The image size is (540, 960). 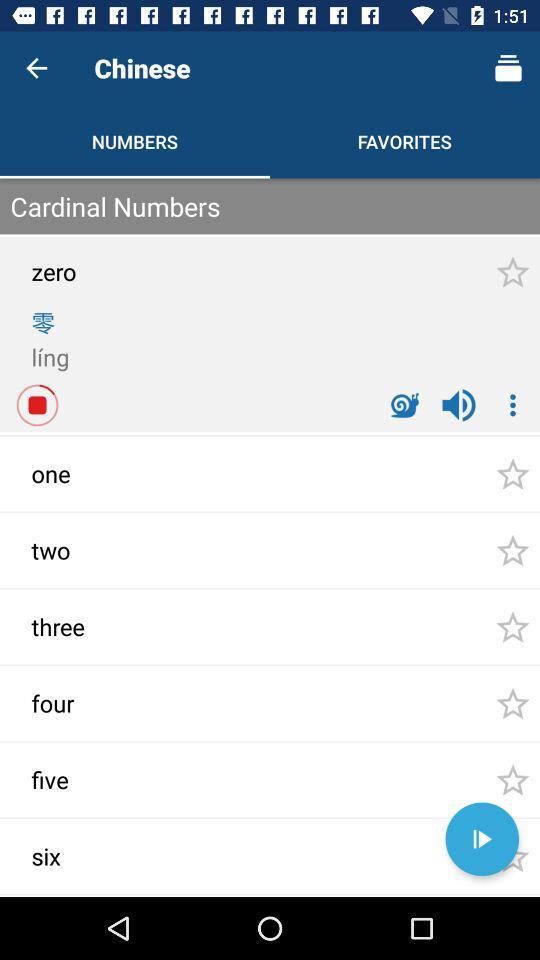 I want to click on the text five present above six, so click(x=89, y=784).